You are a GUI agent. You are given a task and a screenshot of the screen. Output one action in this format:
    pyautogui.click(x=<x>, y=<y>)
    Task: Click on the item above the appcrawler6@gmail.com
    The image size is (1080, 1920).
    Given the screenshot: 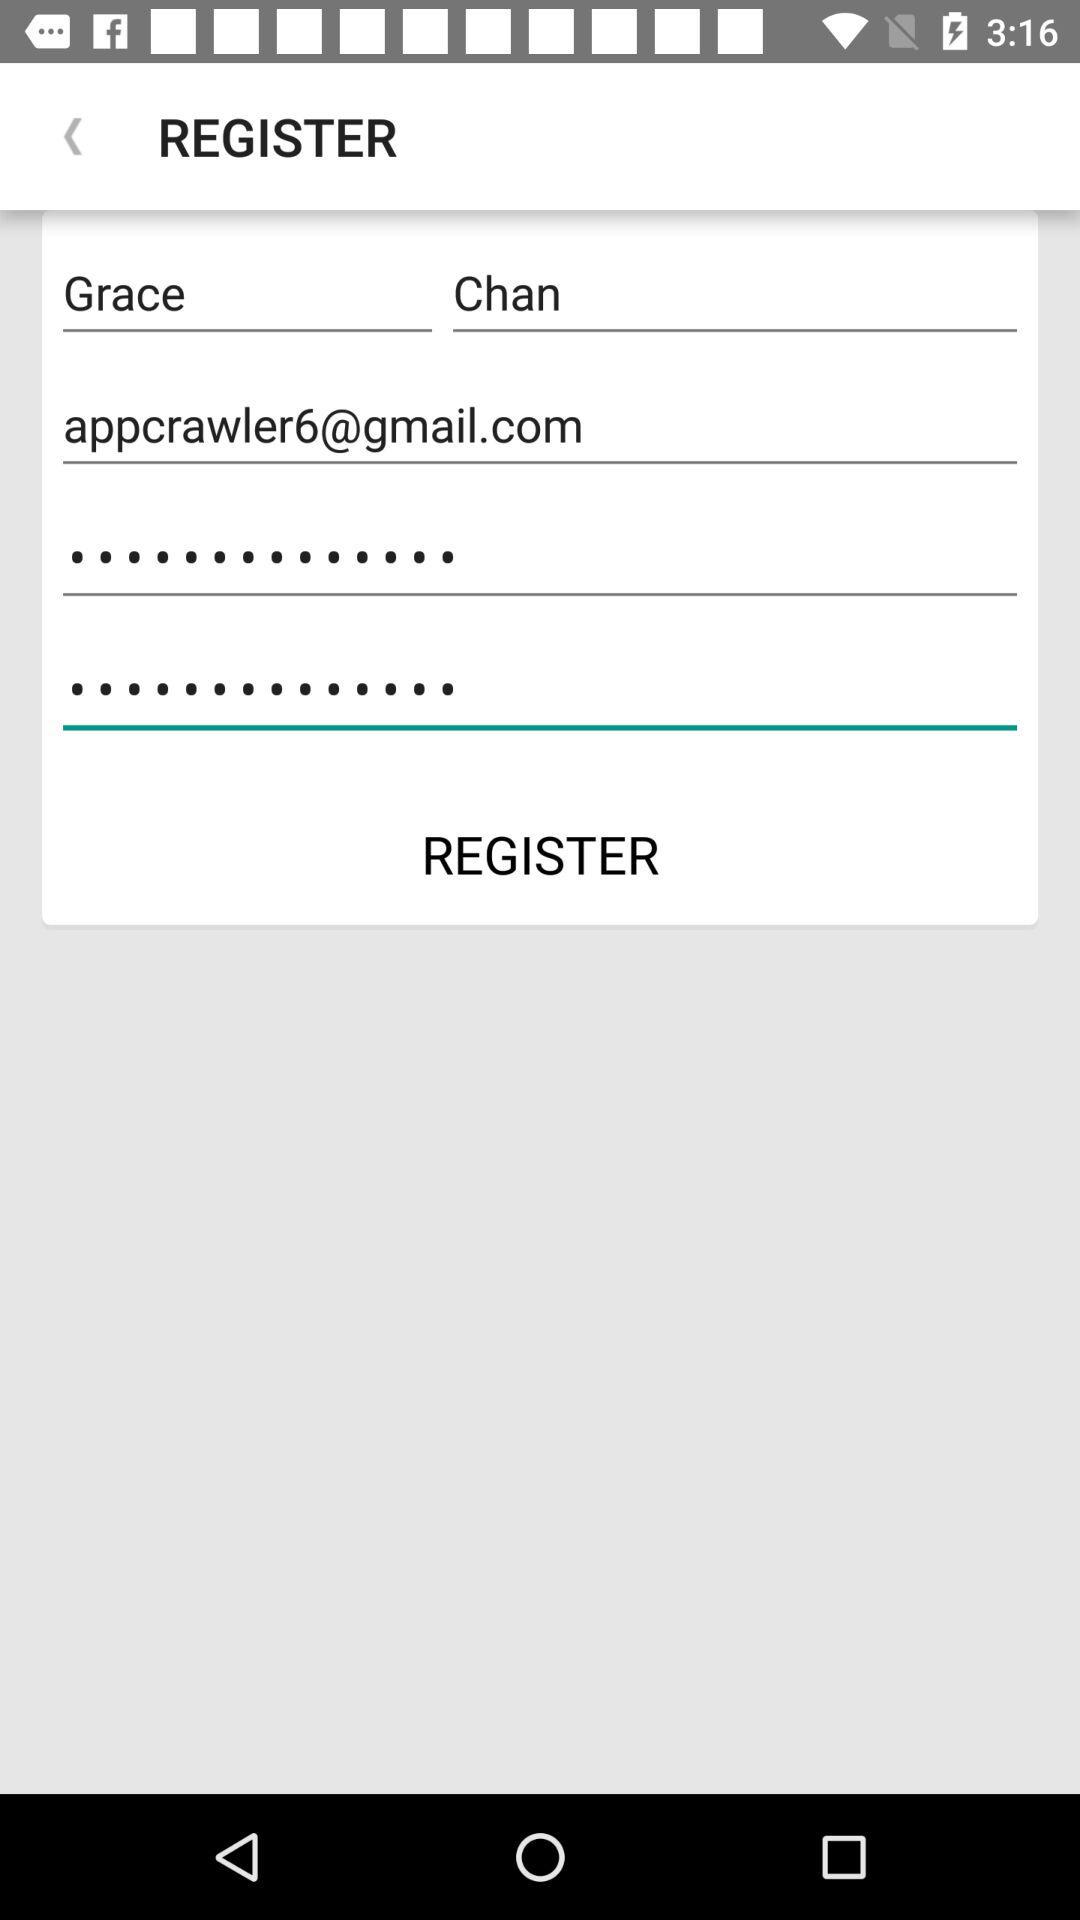 What is the action you would take?
    pyautogui.click(x=735, y=292)
    